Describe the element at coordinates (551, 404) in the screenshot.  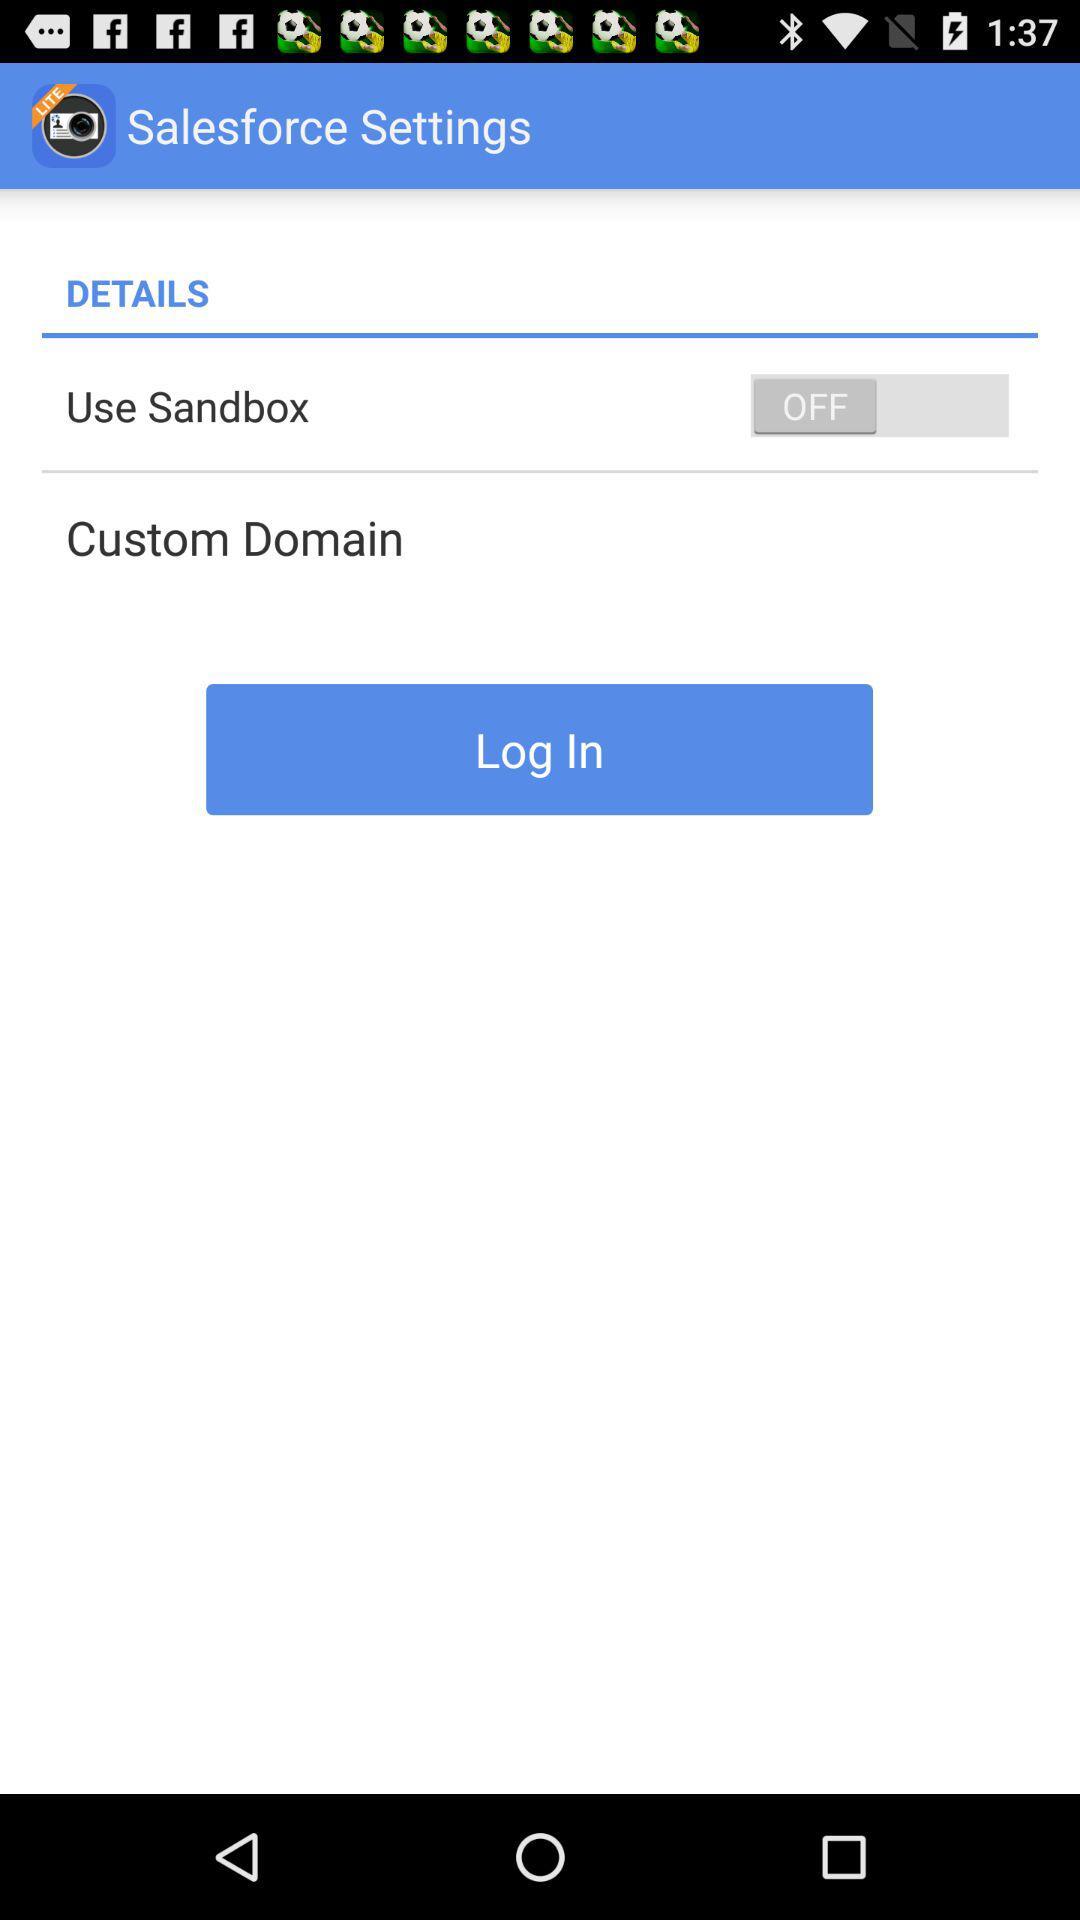
I see `the use sandbox app` at that location.